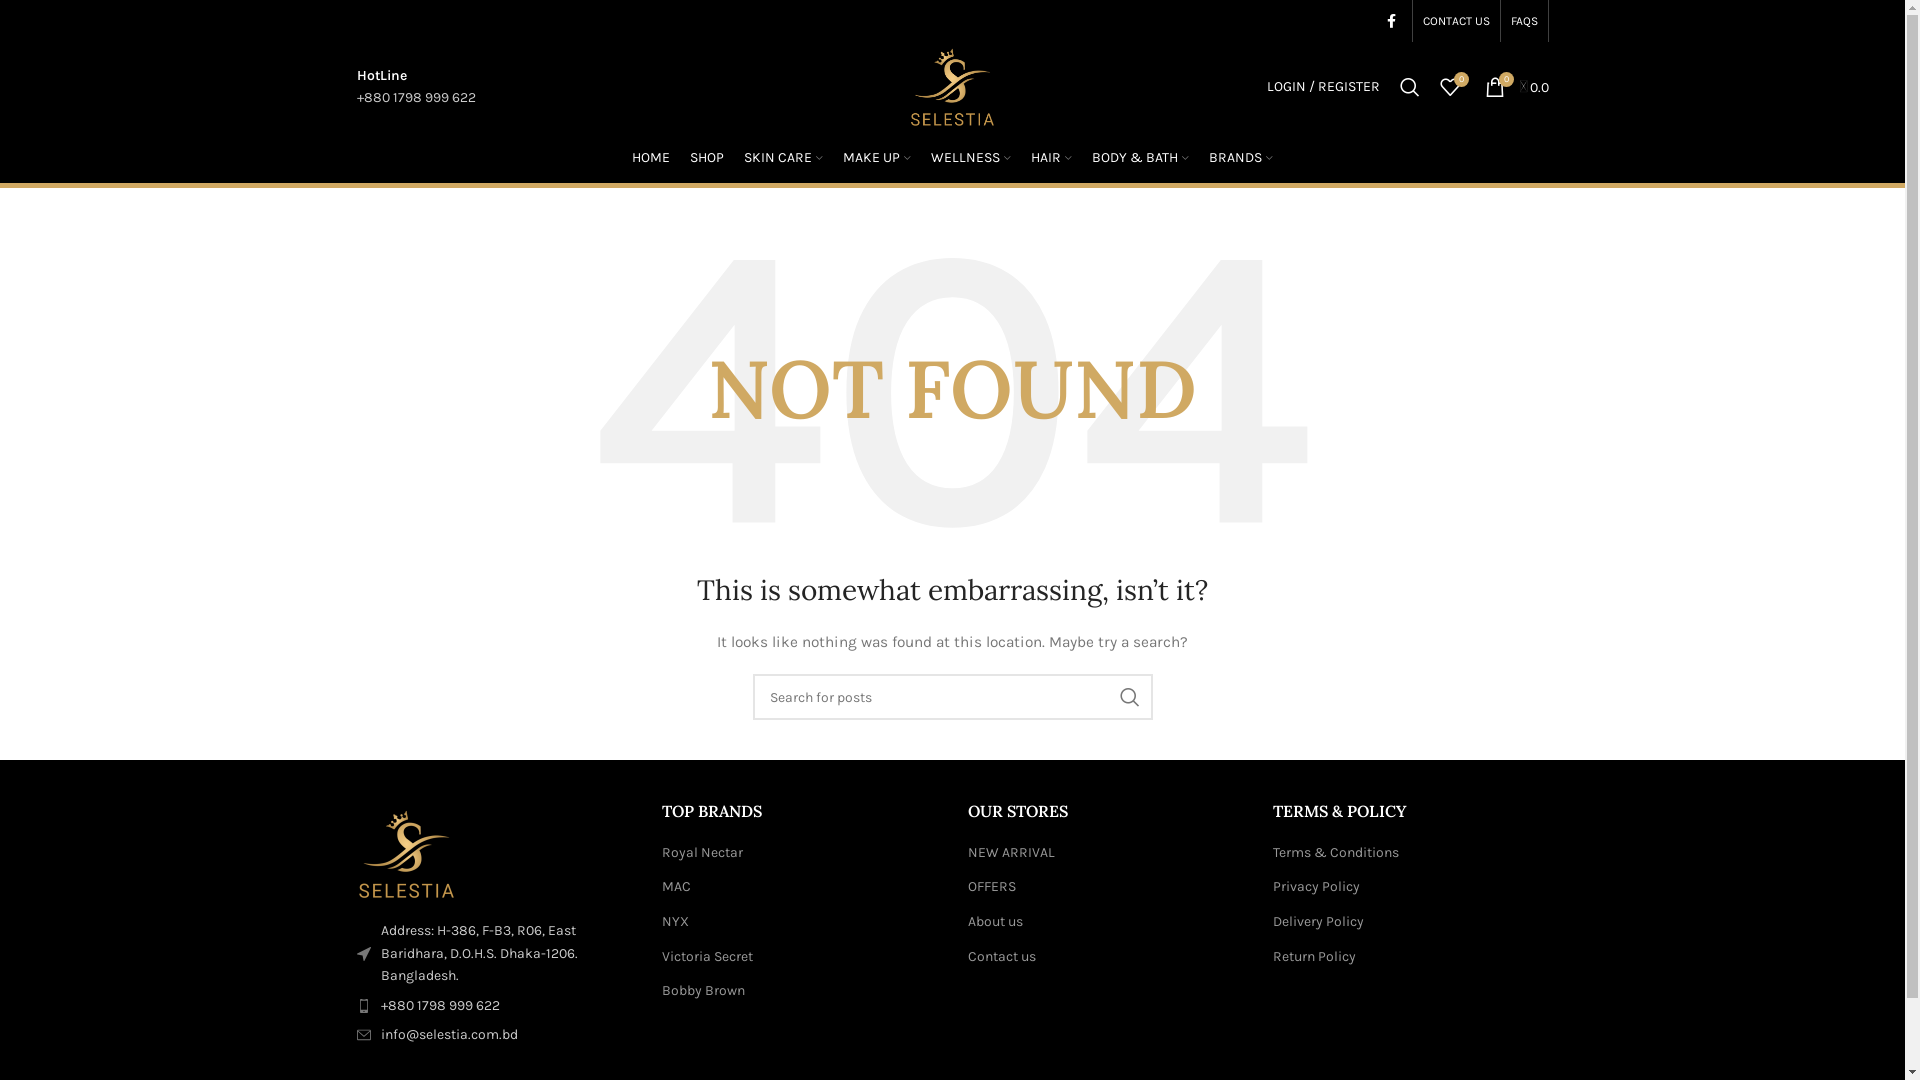 The image size is (1920, 1080). Describe the element at coordinates (993, 886) in the screenshot. I see `'OFFERS'` at that location.